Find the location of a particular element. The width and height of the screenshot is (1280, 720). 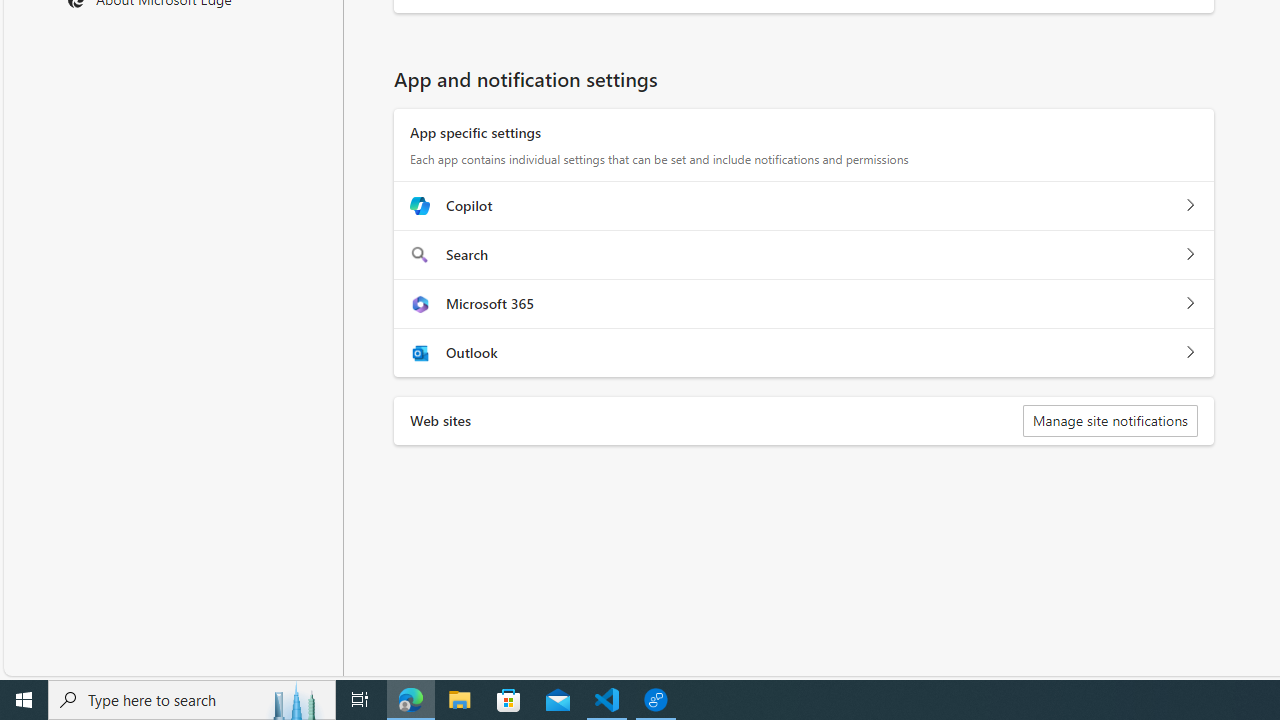

'Manage site notifications' is located at coordinates (1108, 419).